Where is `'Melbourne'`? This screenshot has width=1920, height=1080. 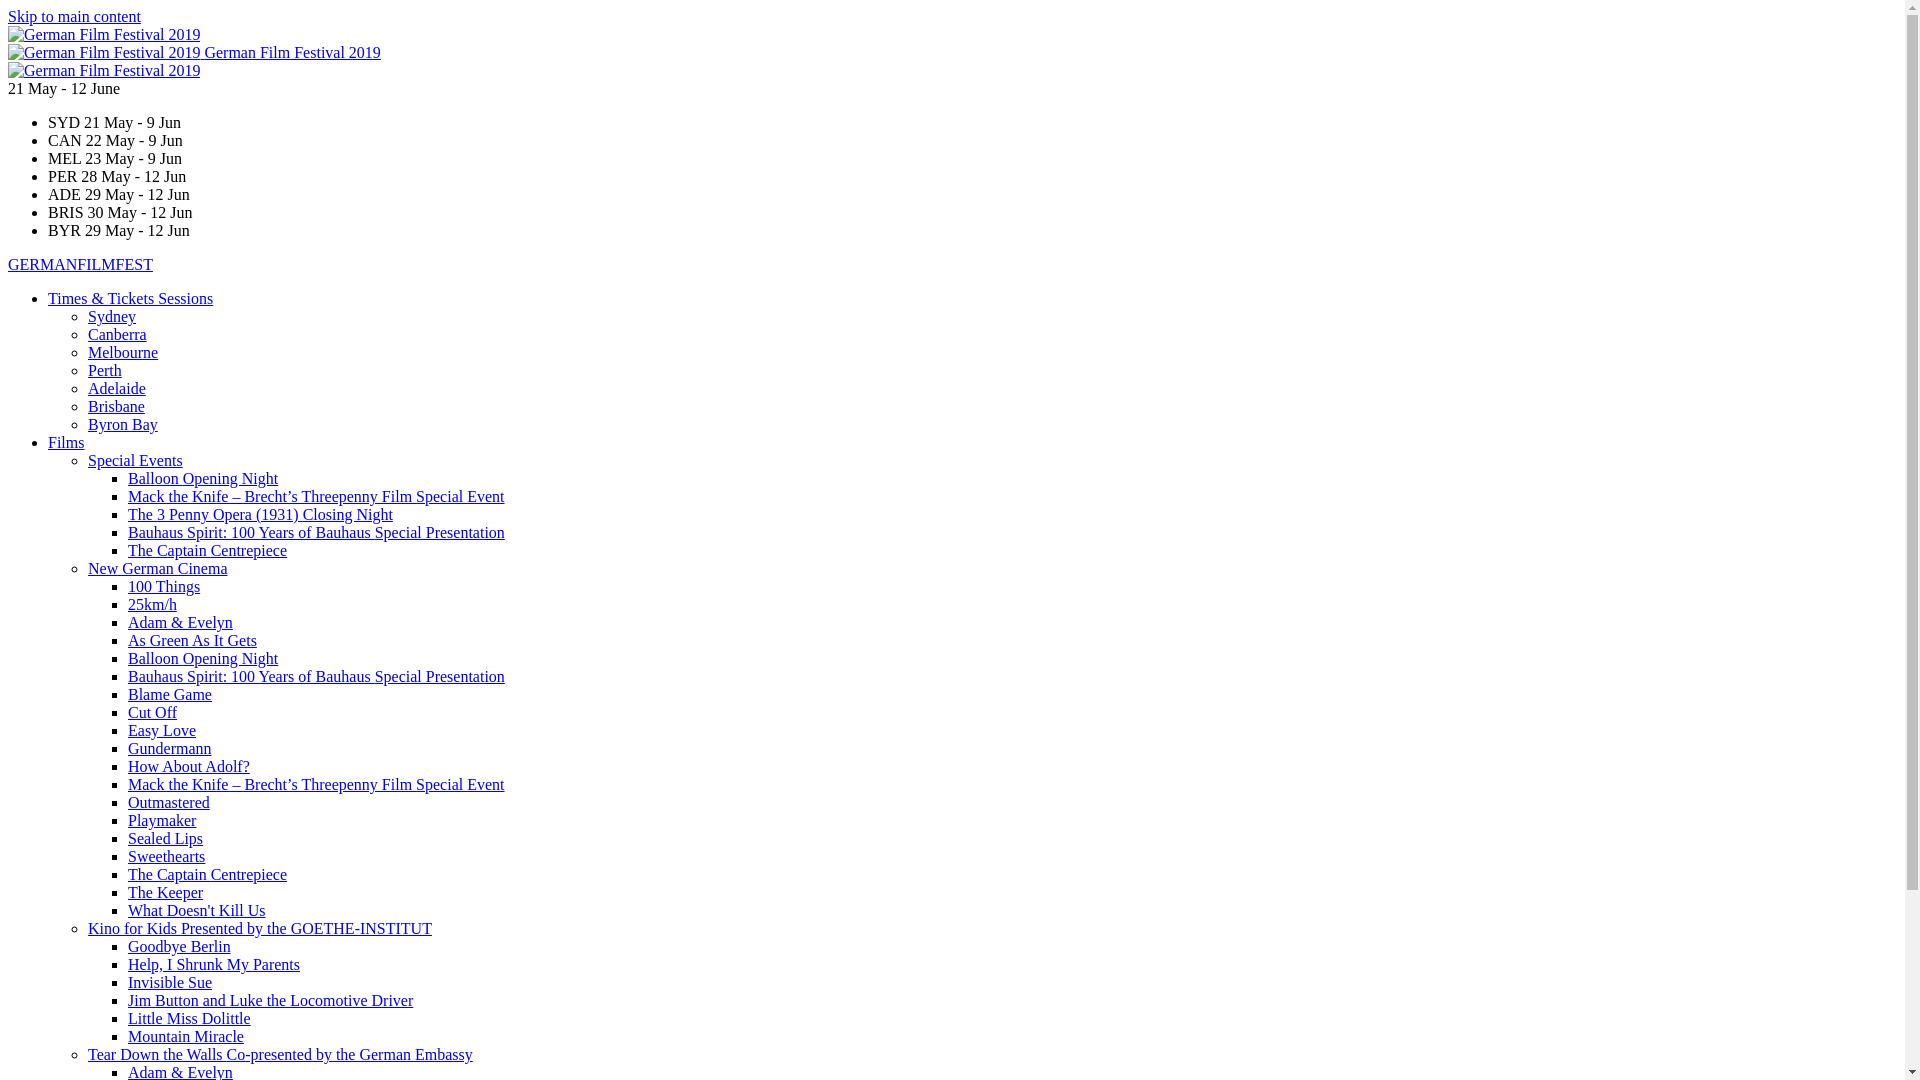 'Melbourne' is located at coordinates (122, 351).